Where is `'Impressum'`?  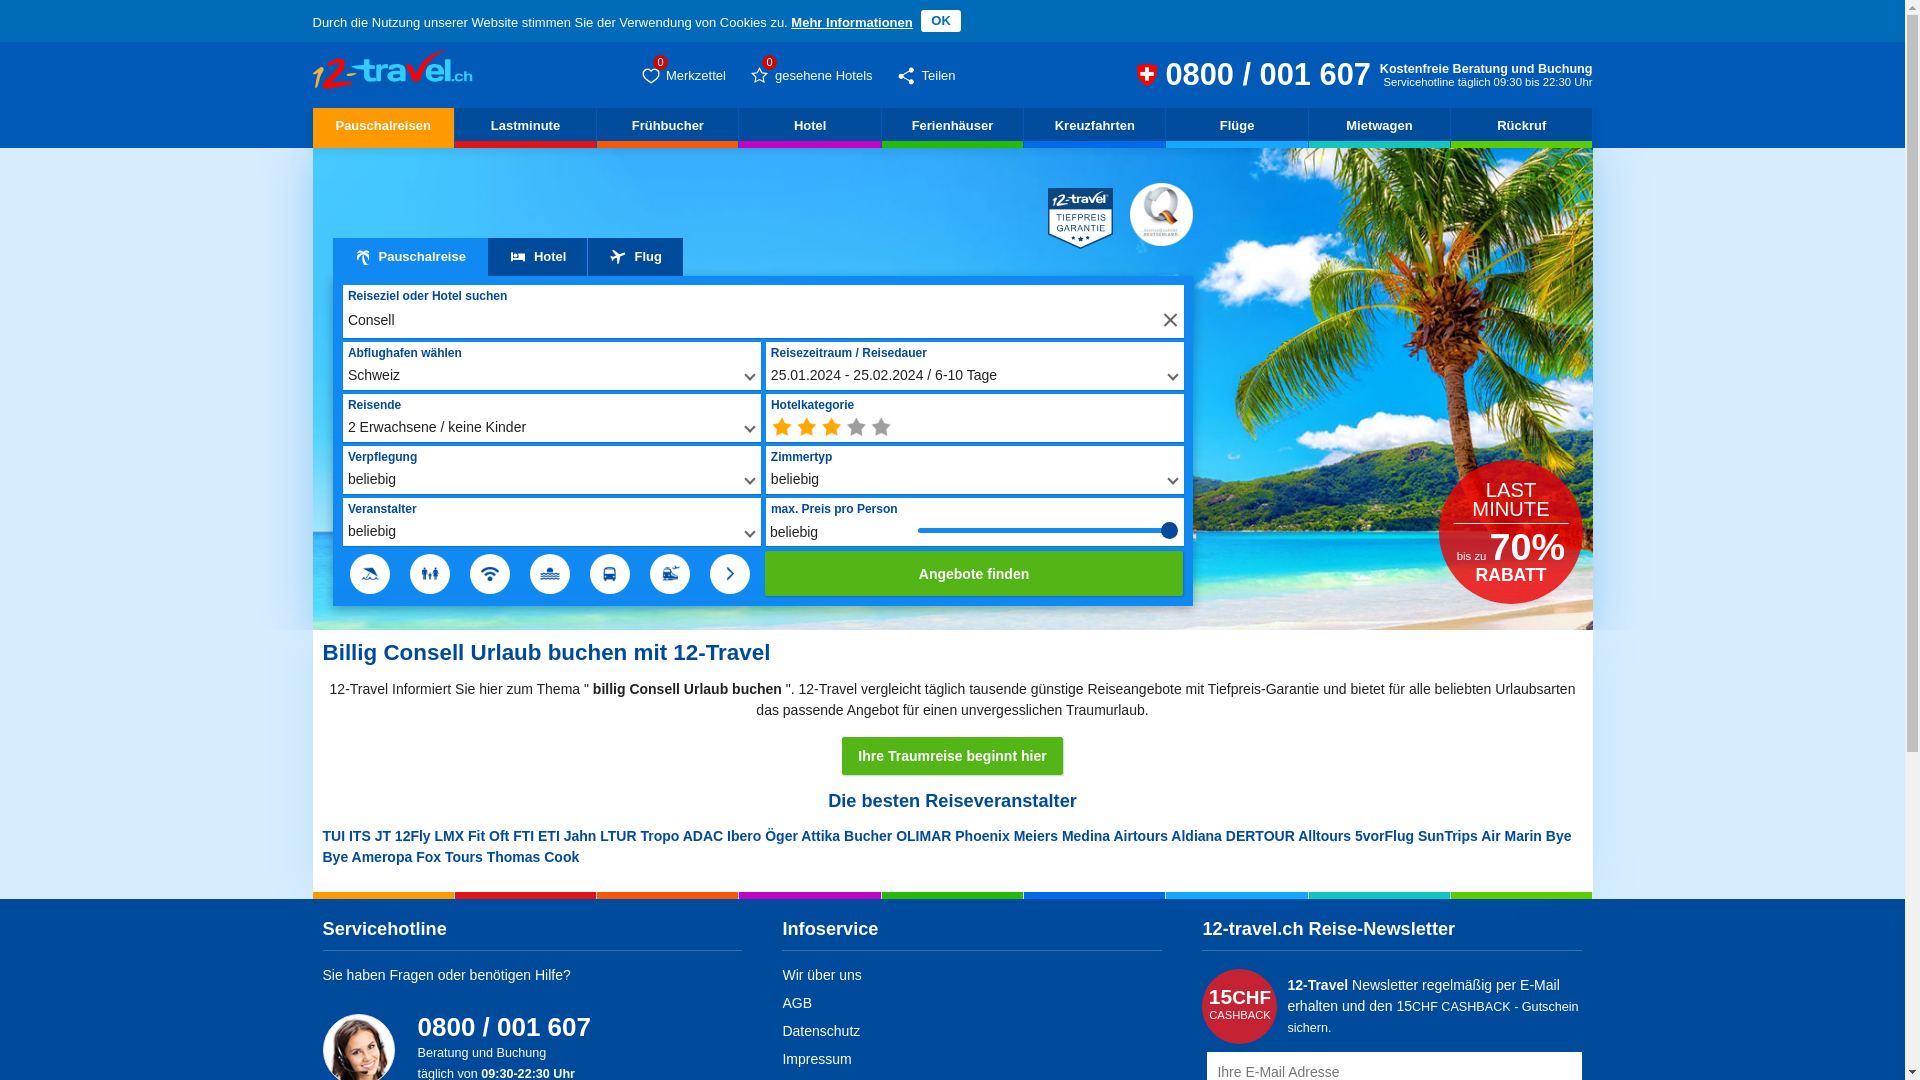
'Impressum' is located at coordinates (816, 1058).